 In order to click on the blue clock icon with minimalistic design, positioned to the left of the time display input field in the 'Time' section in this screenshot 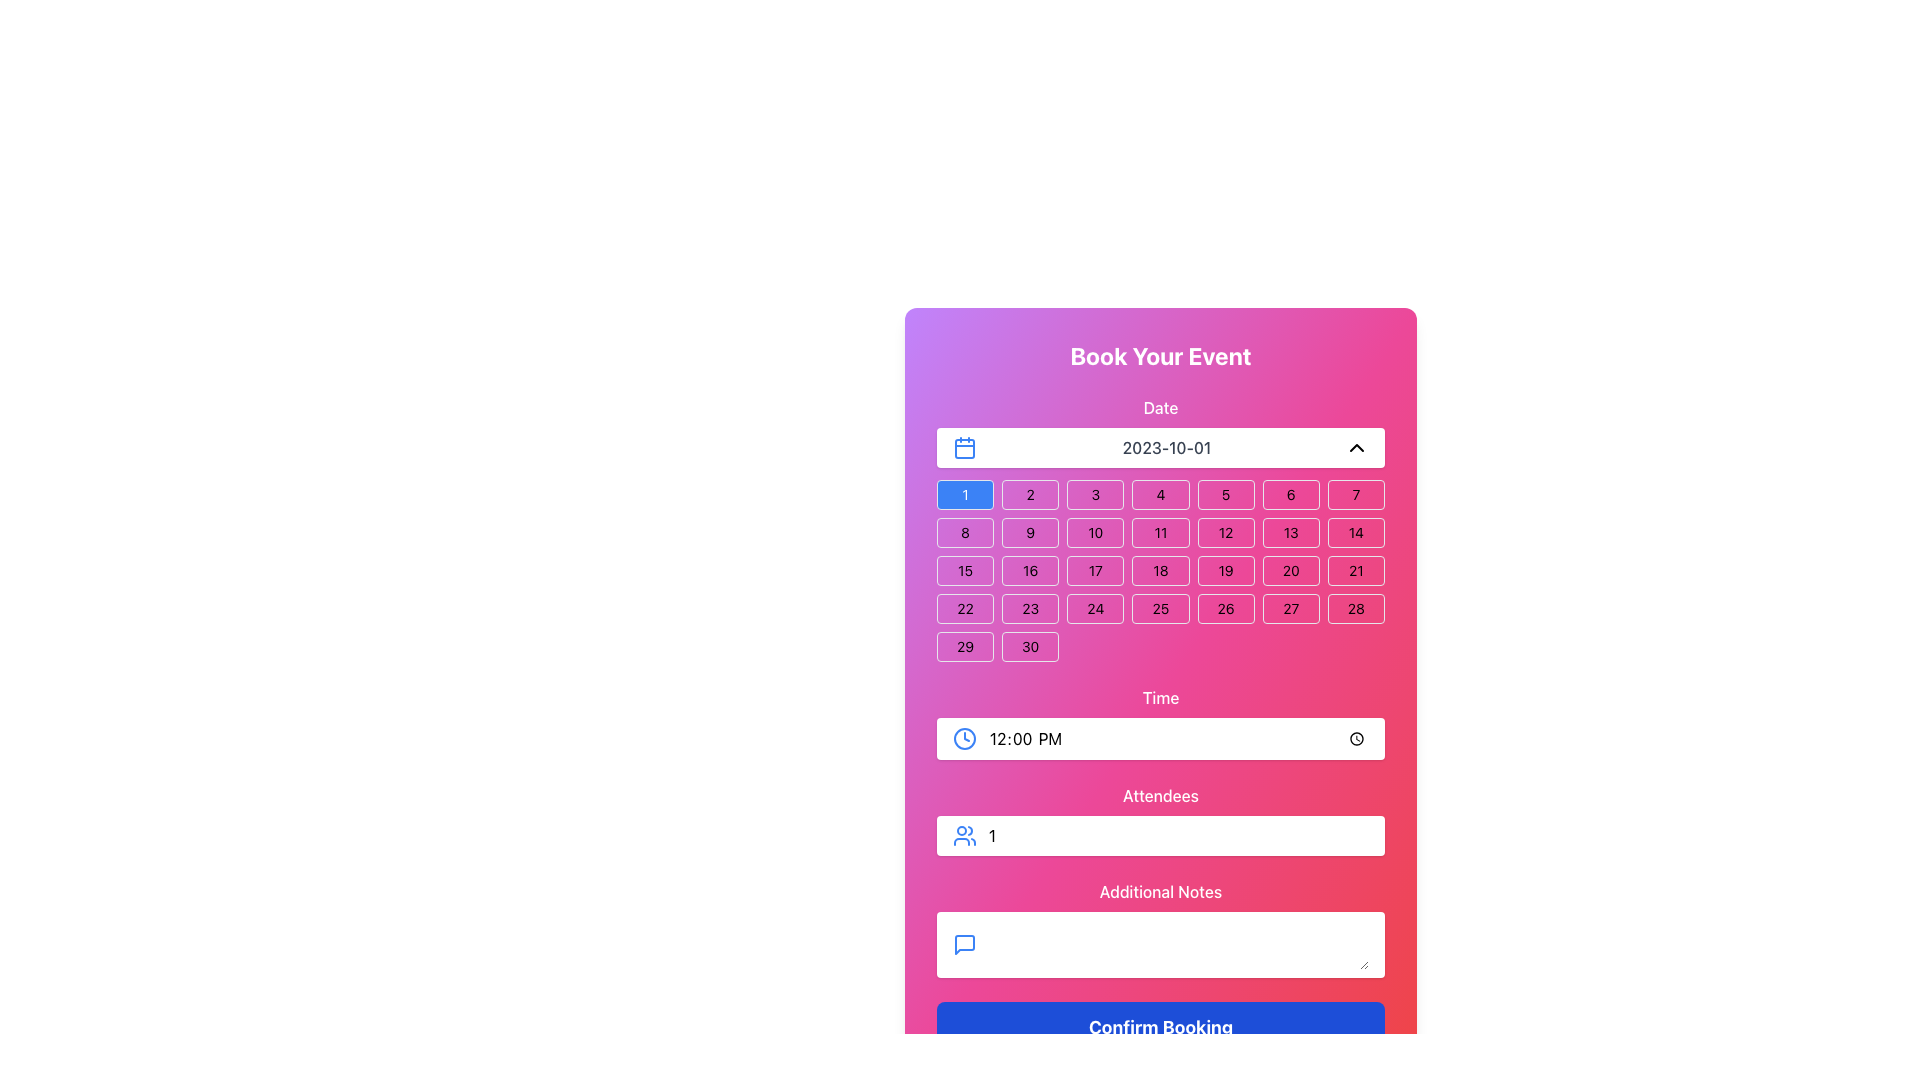, I will do `click(964, 739)`.